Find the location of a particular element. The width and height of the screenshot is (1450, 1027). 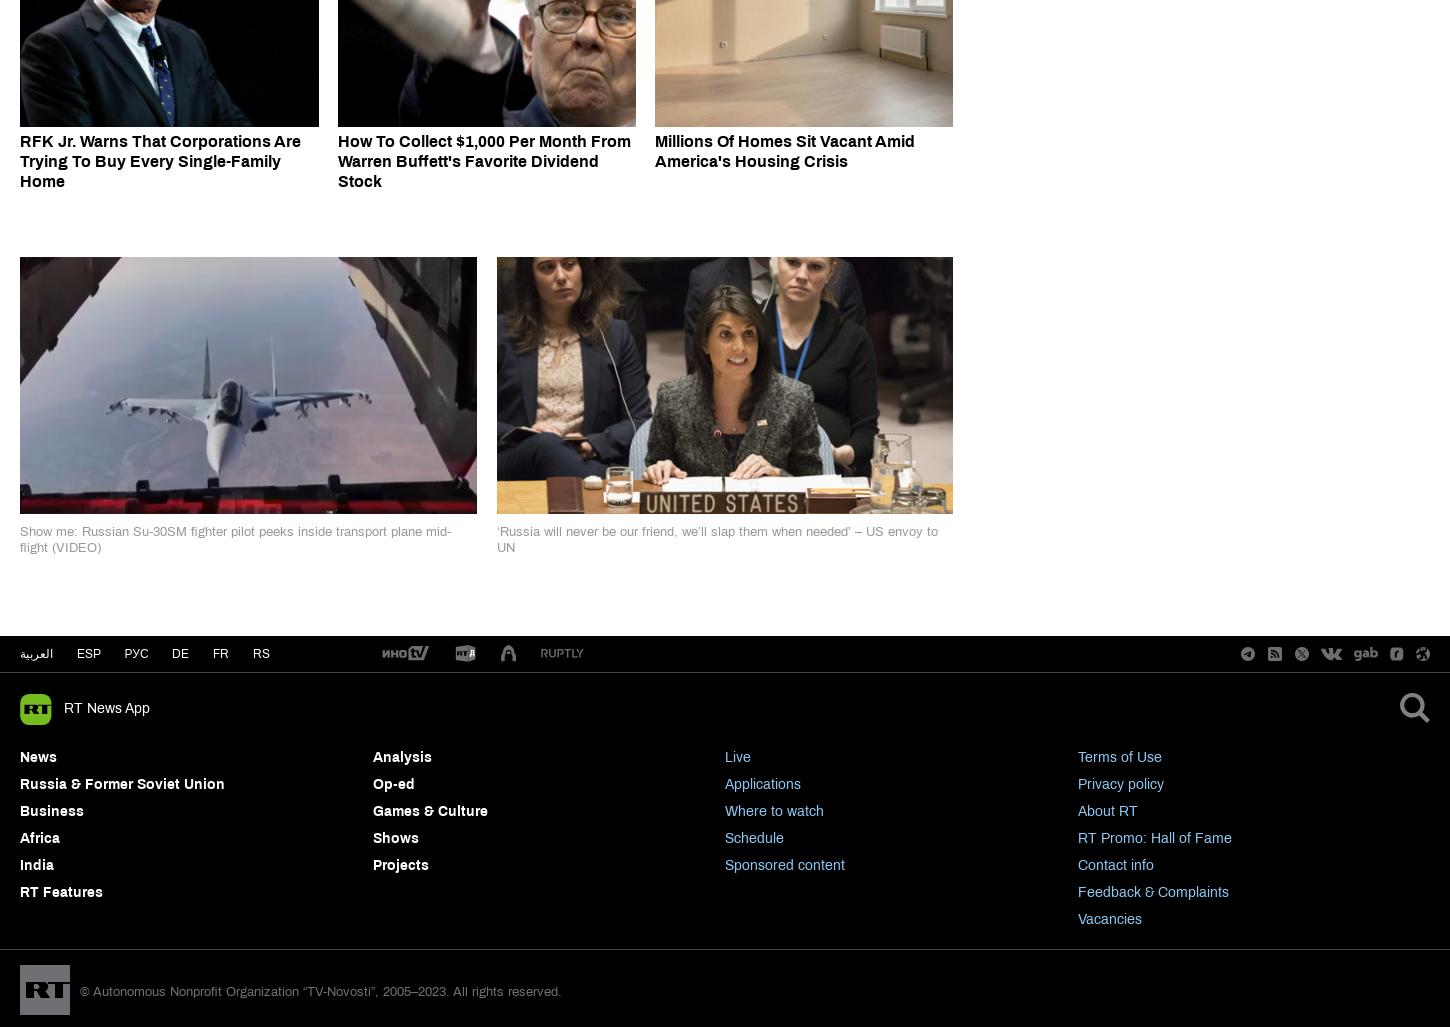

'Schedule' is located at coordinates (754, 838).